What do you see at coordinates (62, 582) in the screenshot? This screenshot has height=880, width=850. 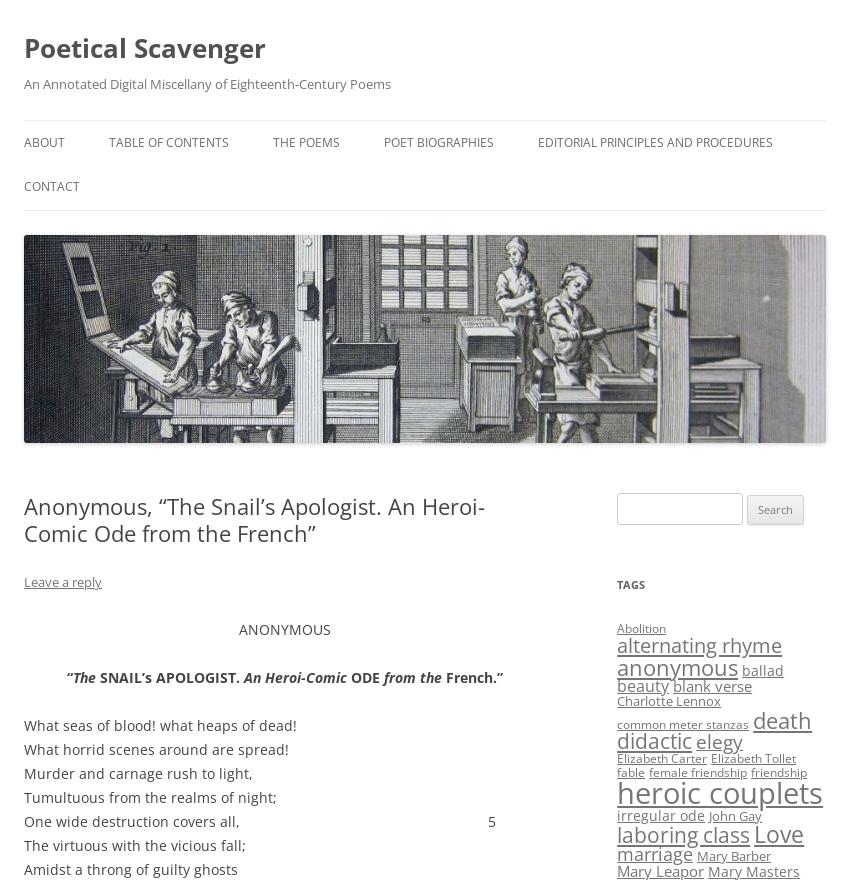 I see `'Leave a reply'` at bounding box center [62, 582].